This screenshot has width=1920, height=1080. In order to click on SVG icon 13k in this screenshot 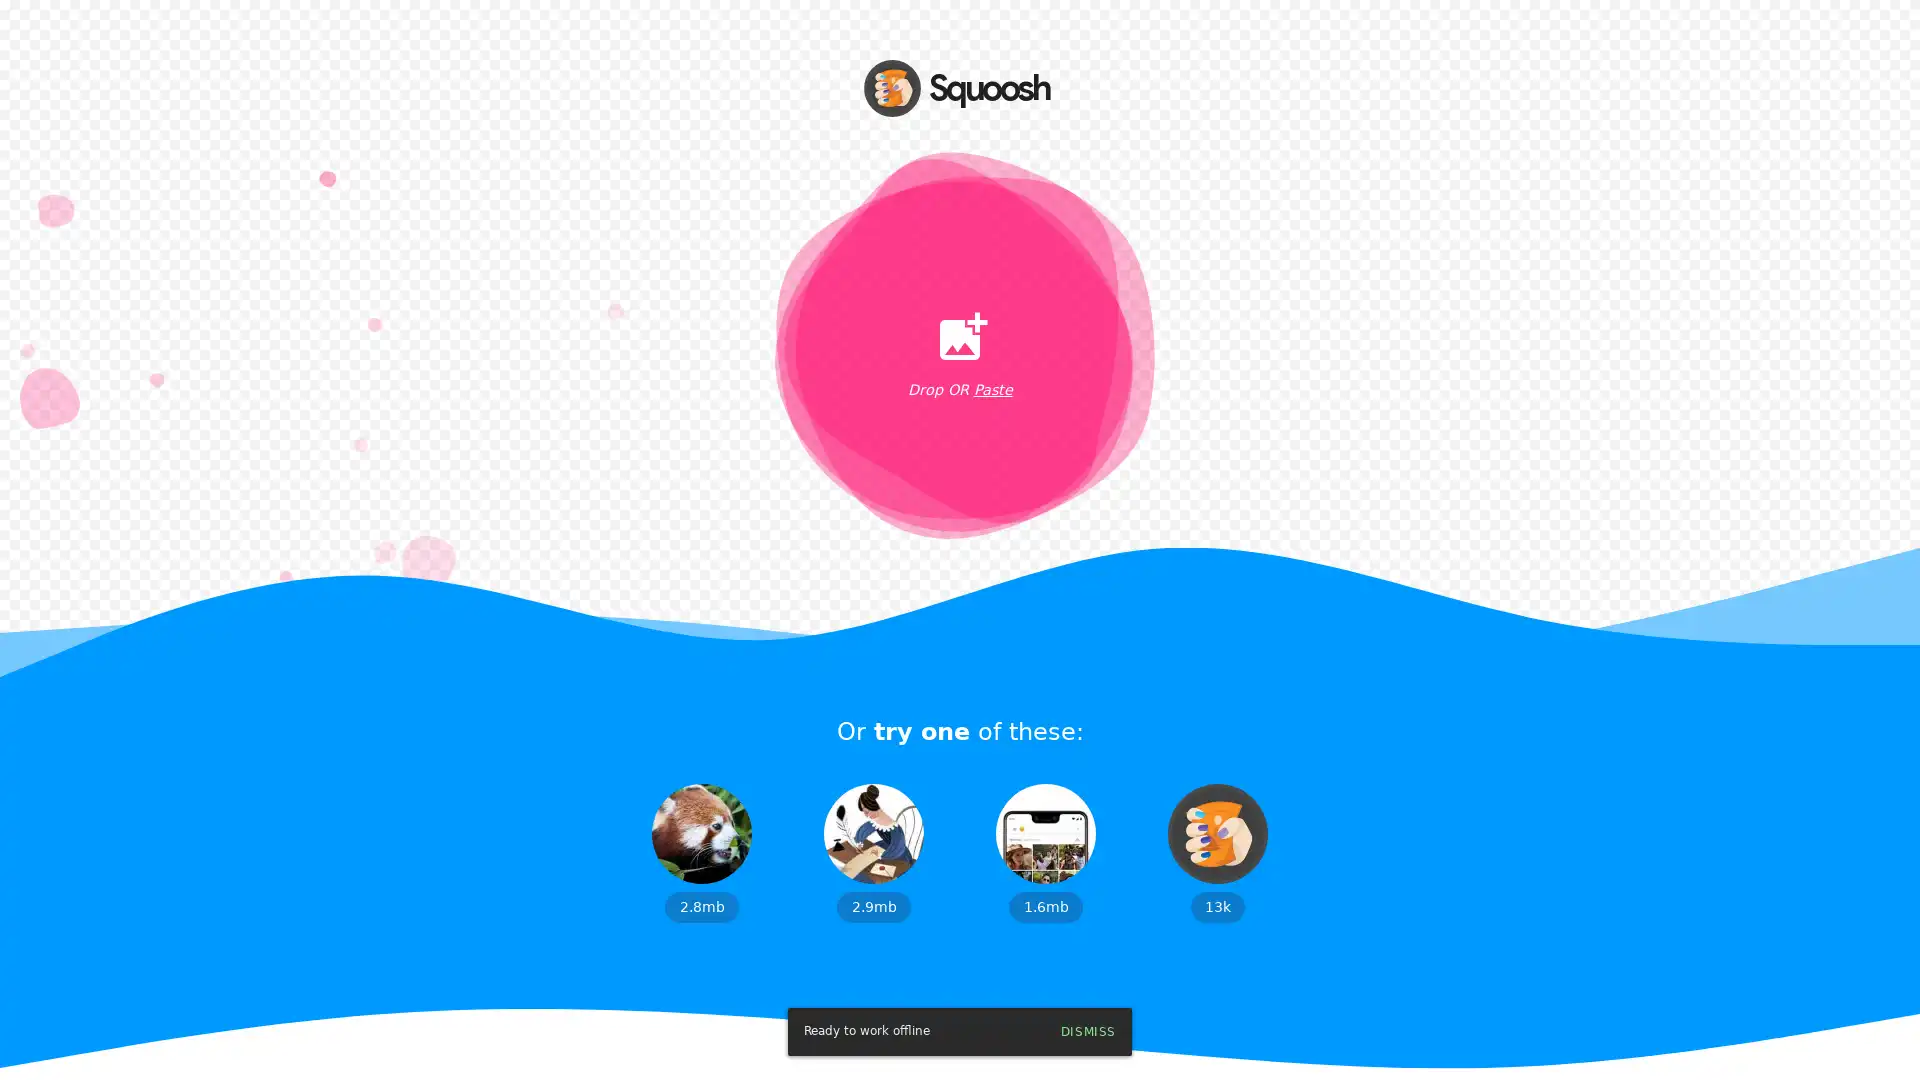, I will do `click(1217, 852)`.